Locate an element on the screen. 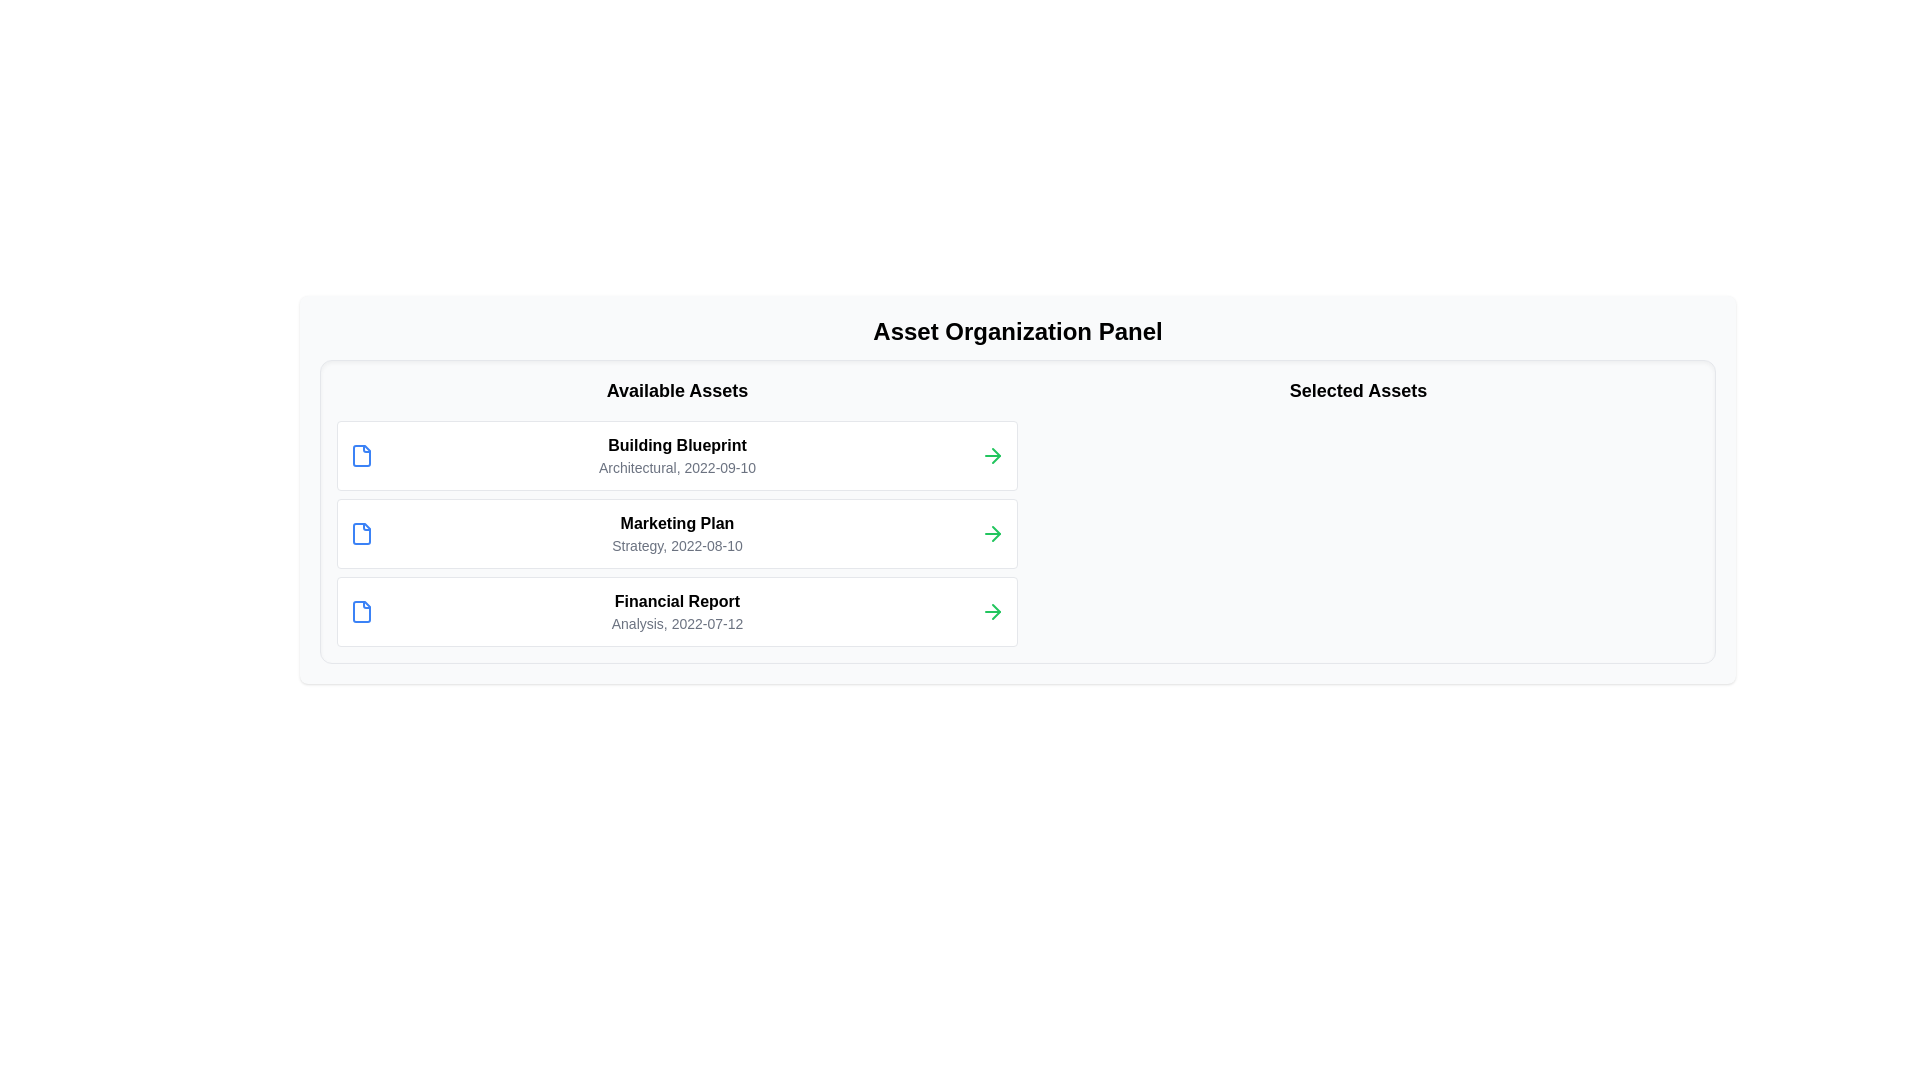 The width and height of the screenshot is (1920, 1080). the text block containing the title 'Financial Report' and the subtitle 'Analysis, 2022-07-12' by clicking on its center point is located at coordinates (677, 611).